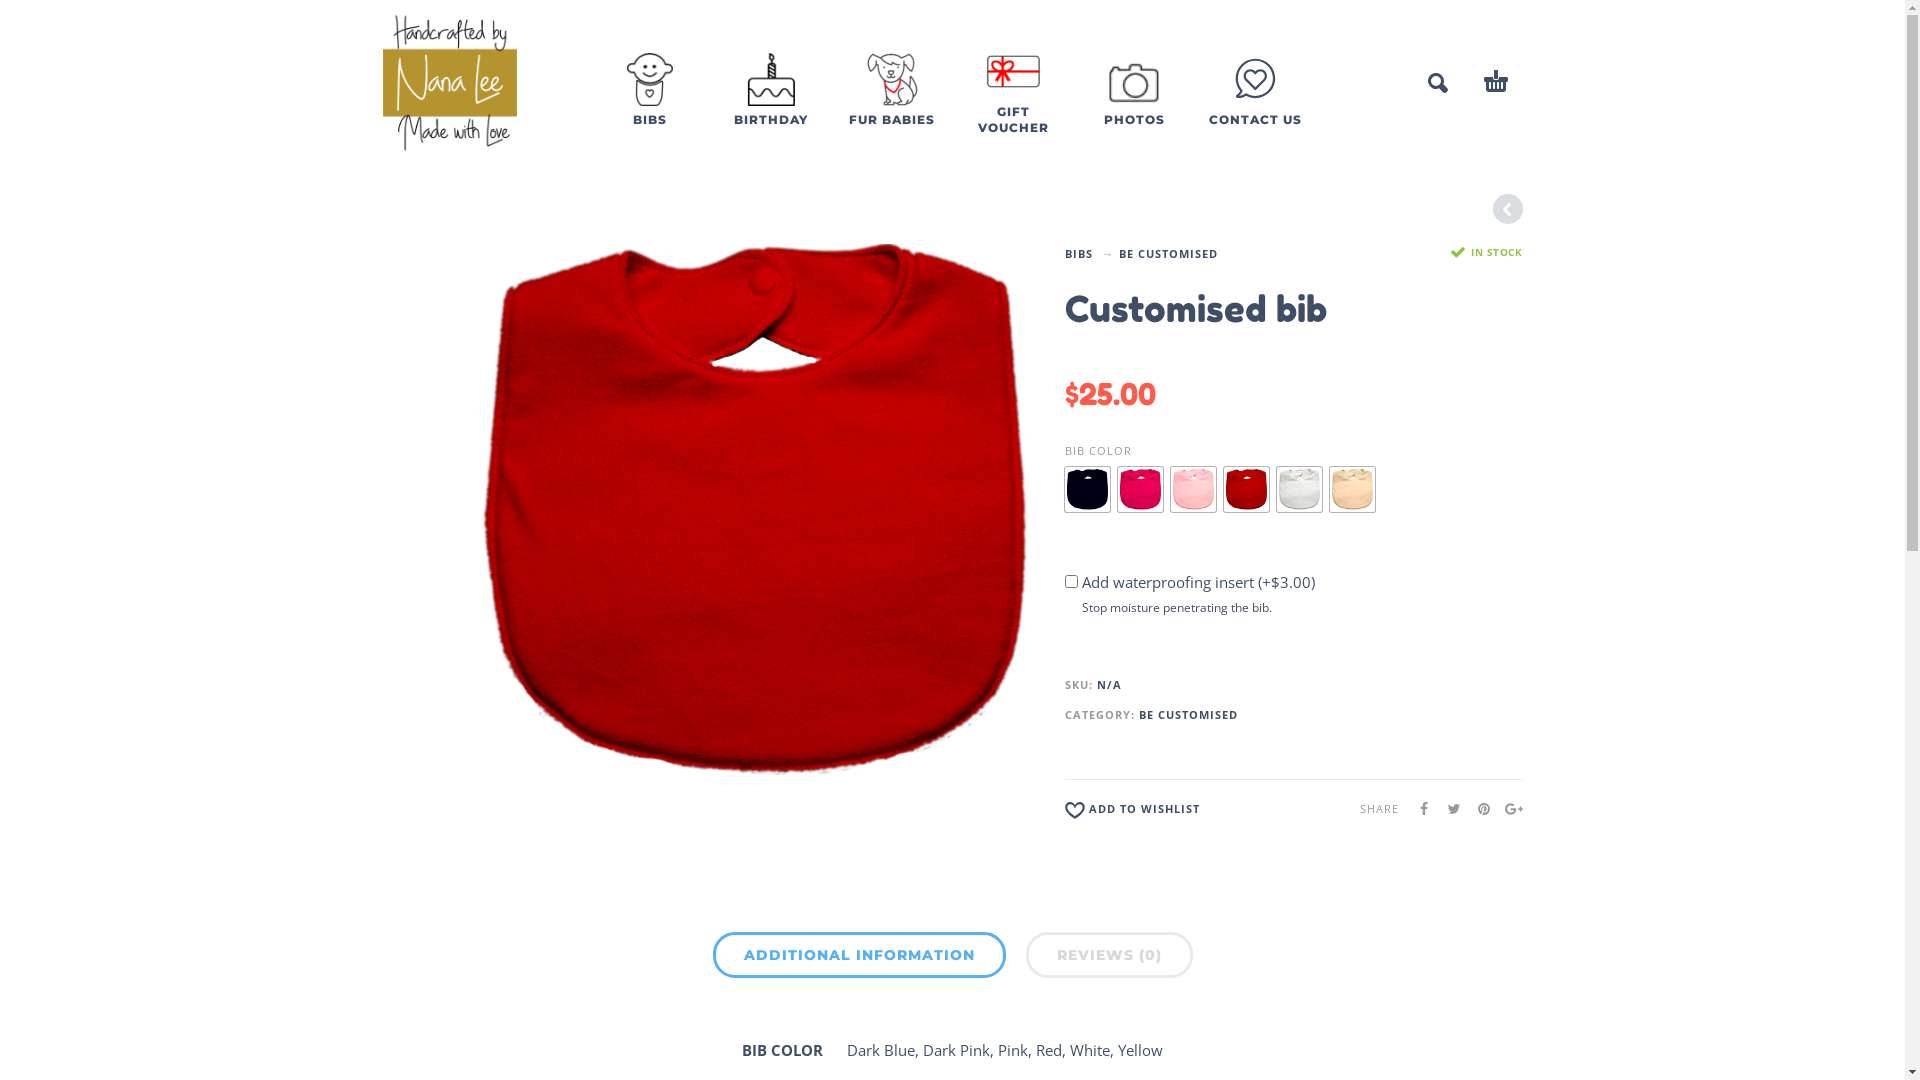 The width and height of the screenshot is (1920, 1080). Describe the element at coordinates (1299, 489) in the screenshot. I see `'White'` at that location.